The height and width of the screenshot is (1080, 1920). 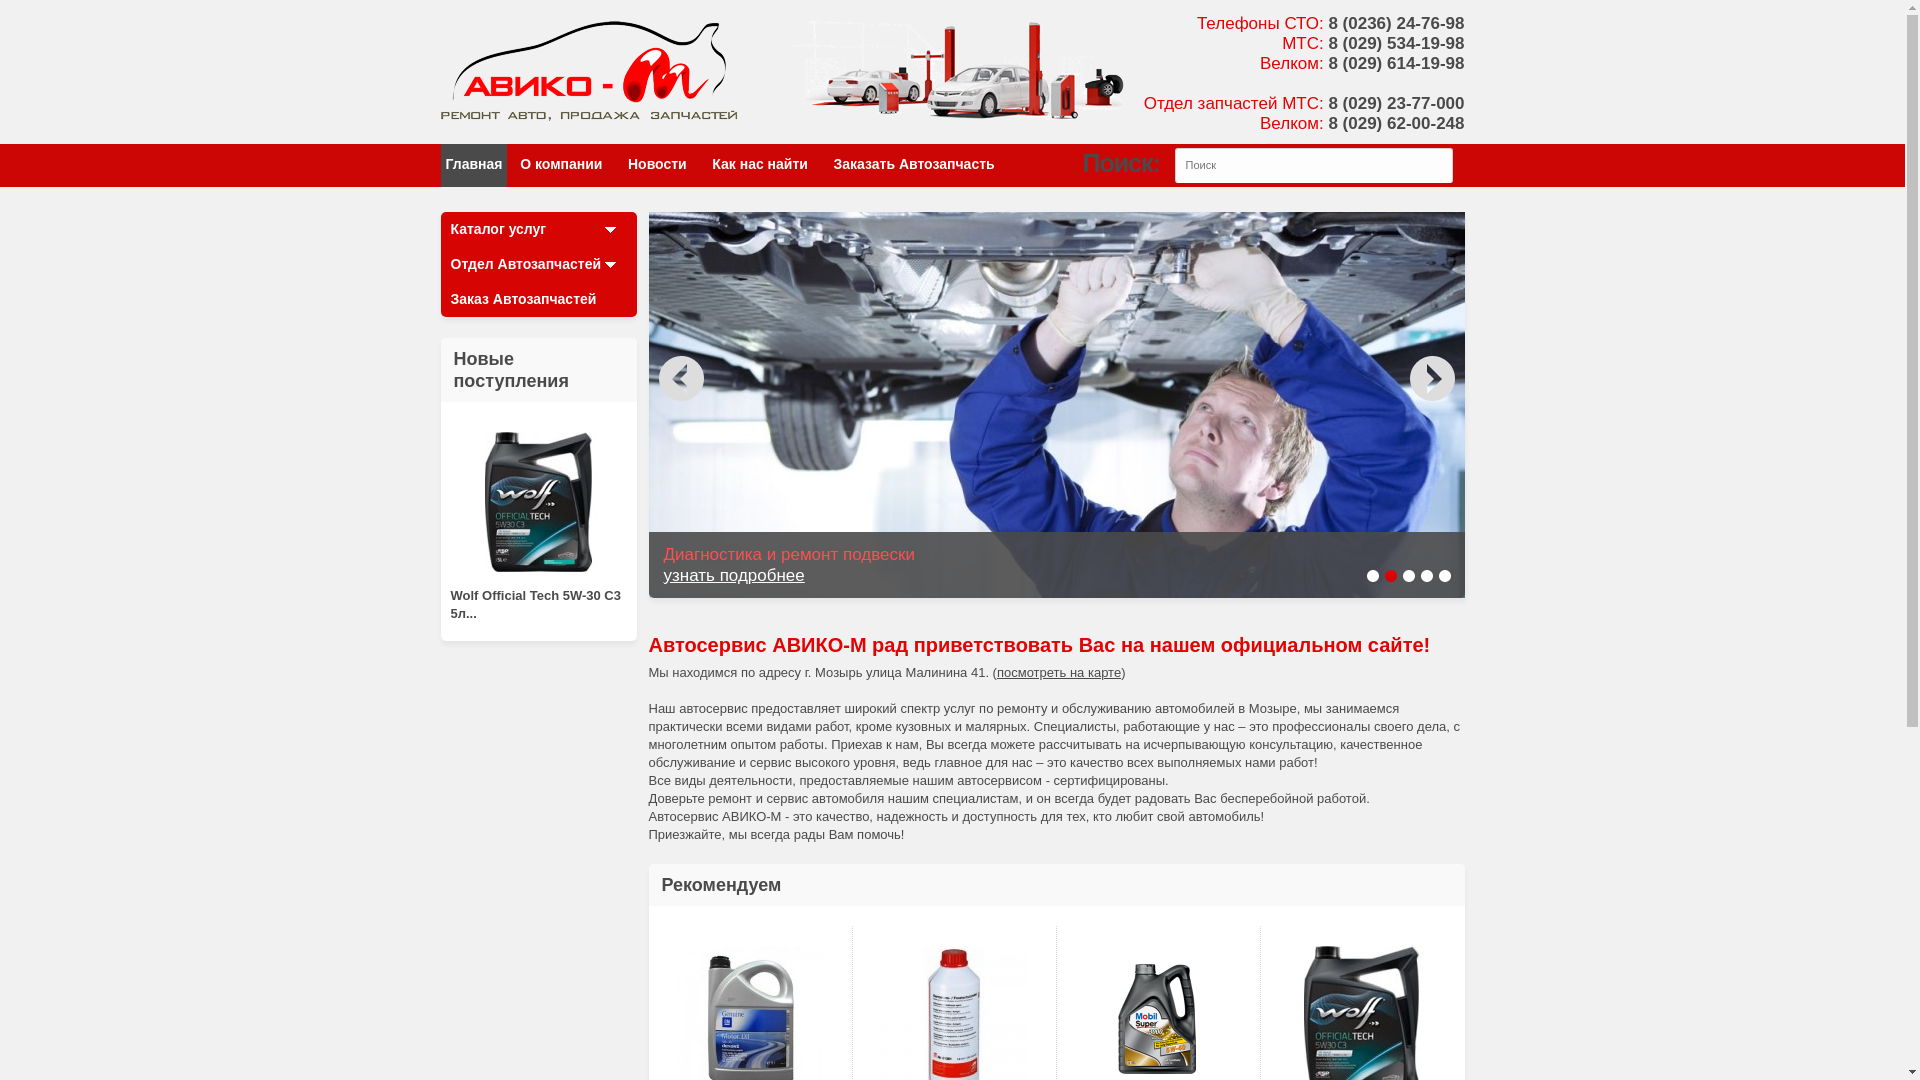 I want to click on 'false', so click(x=680, y=378).